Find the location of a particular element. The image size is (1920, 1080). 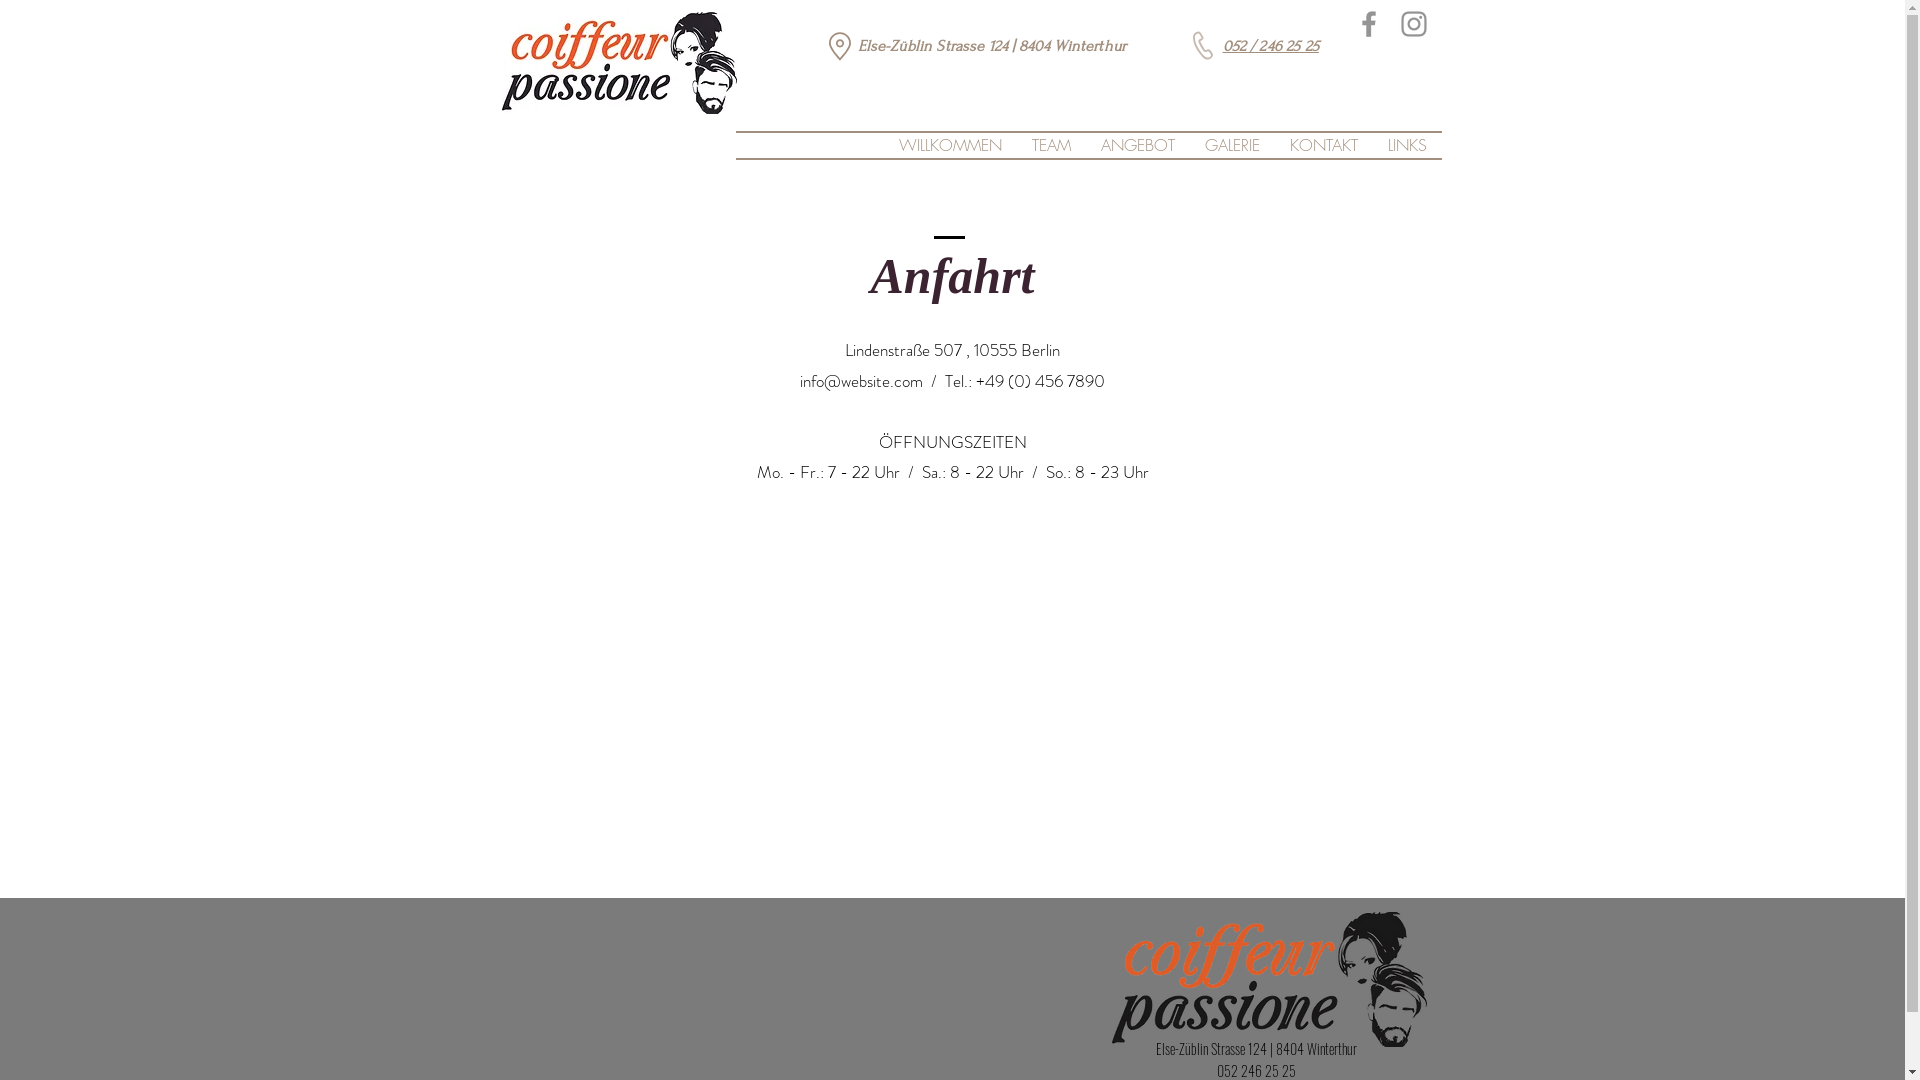

'TEAM' is located at coordinates (1049, 144).